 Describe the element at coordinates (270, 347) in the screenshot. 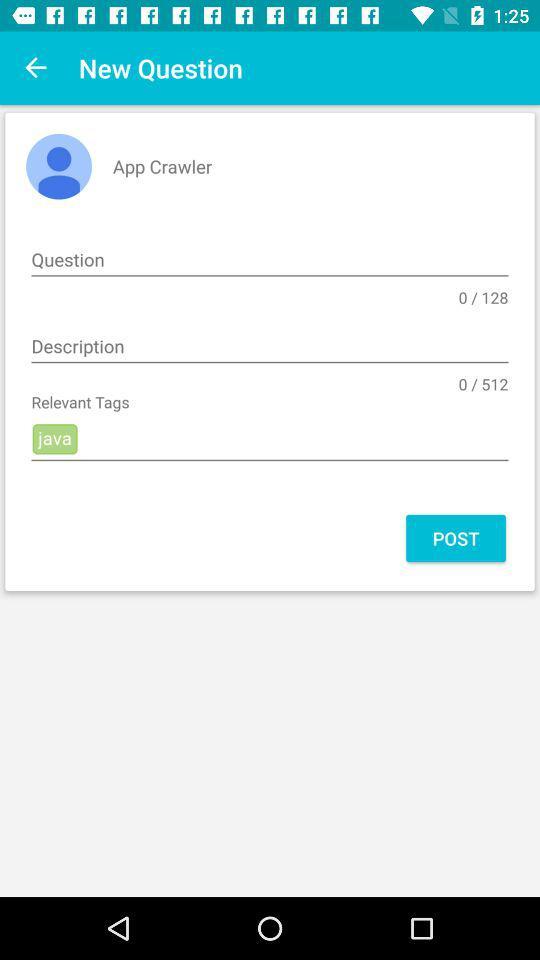

I see `icon above the 0 / 512` at that location.